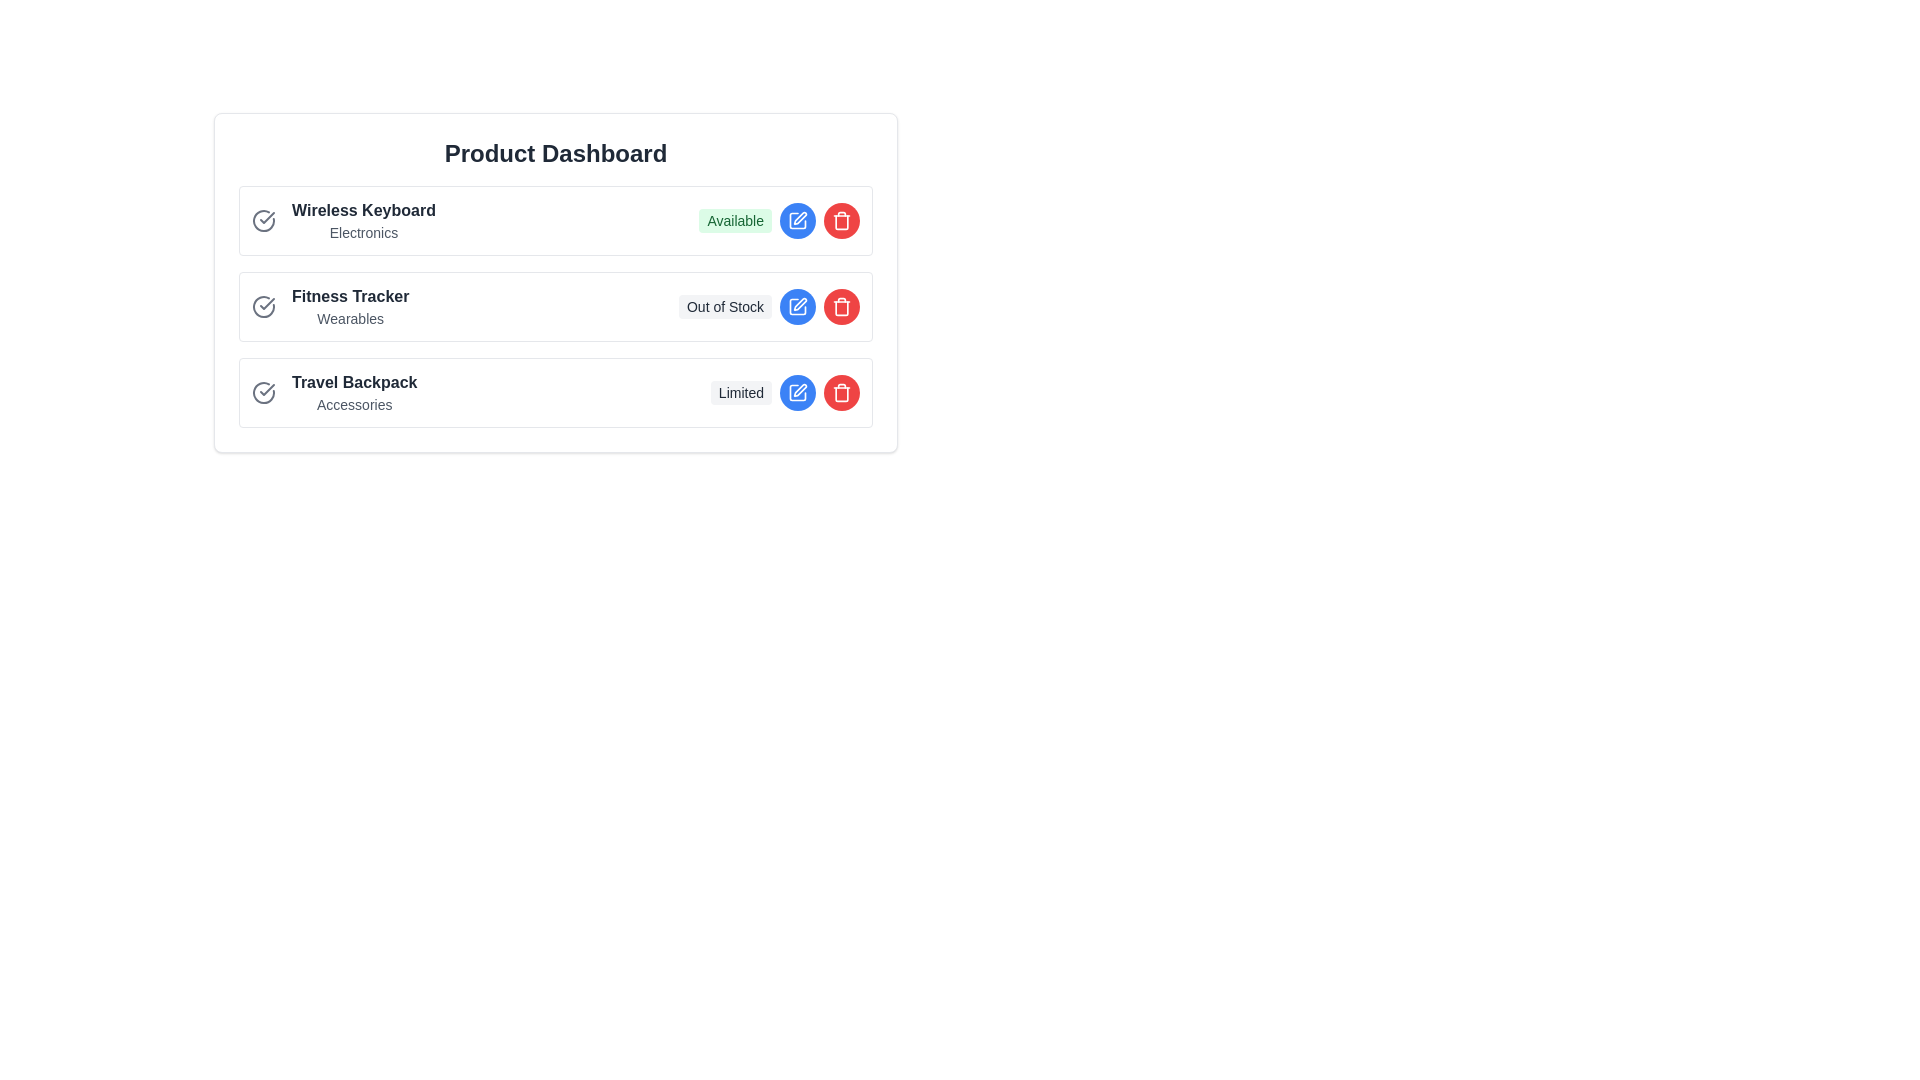 The width and height of the screenshot is (1920, 1080). I want to click on the delete button for the product Wireless Keyboard, so click(841, 220).